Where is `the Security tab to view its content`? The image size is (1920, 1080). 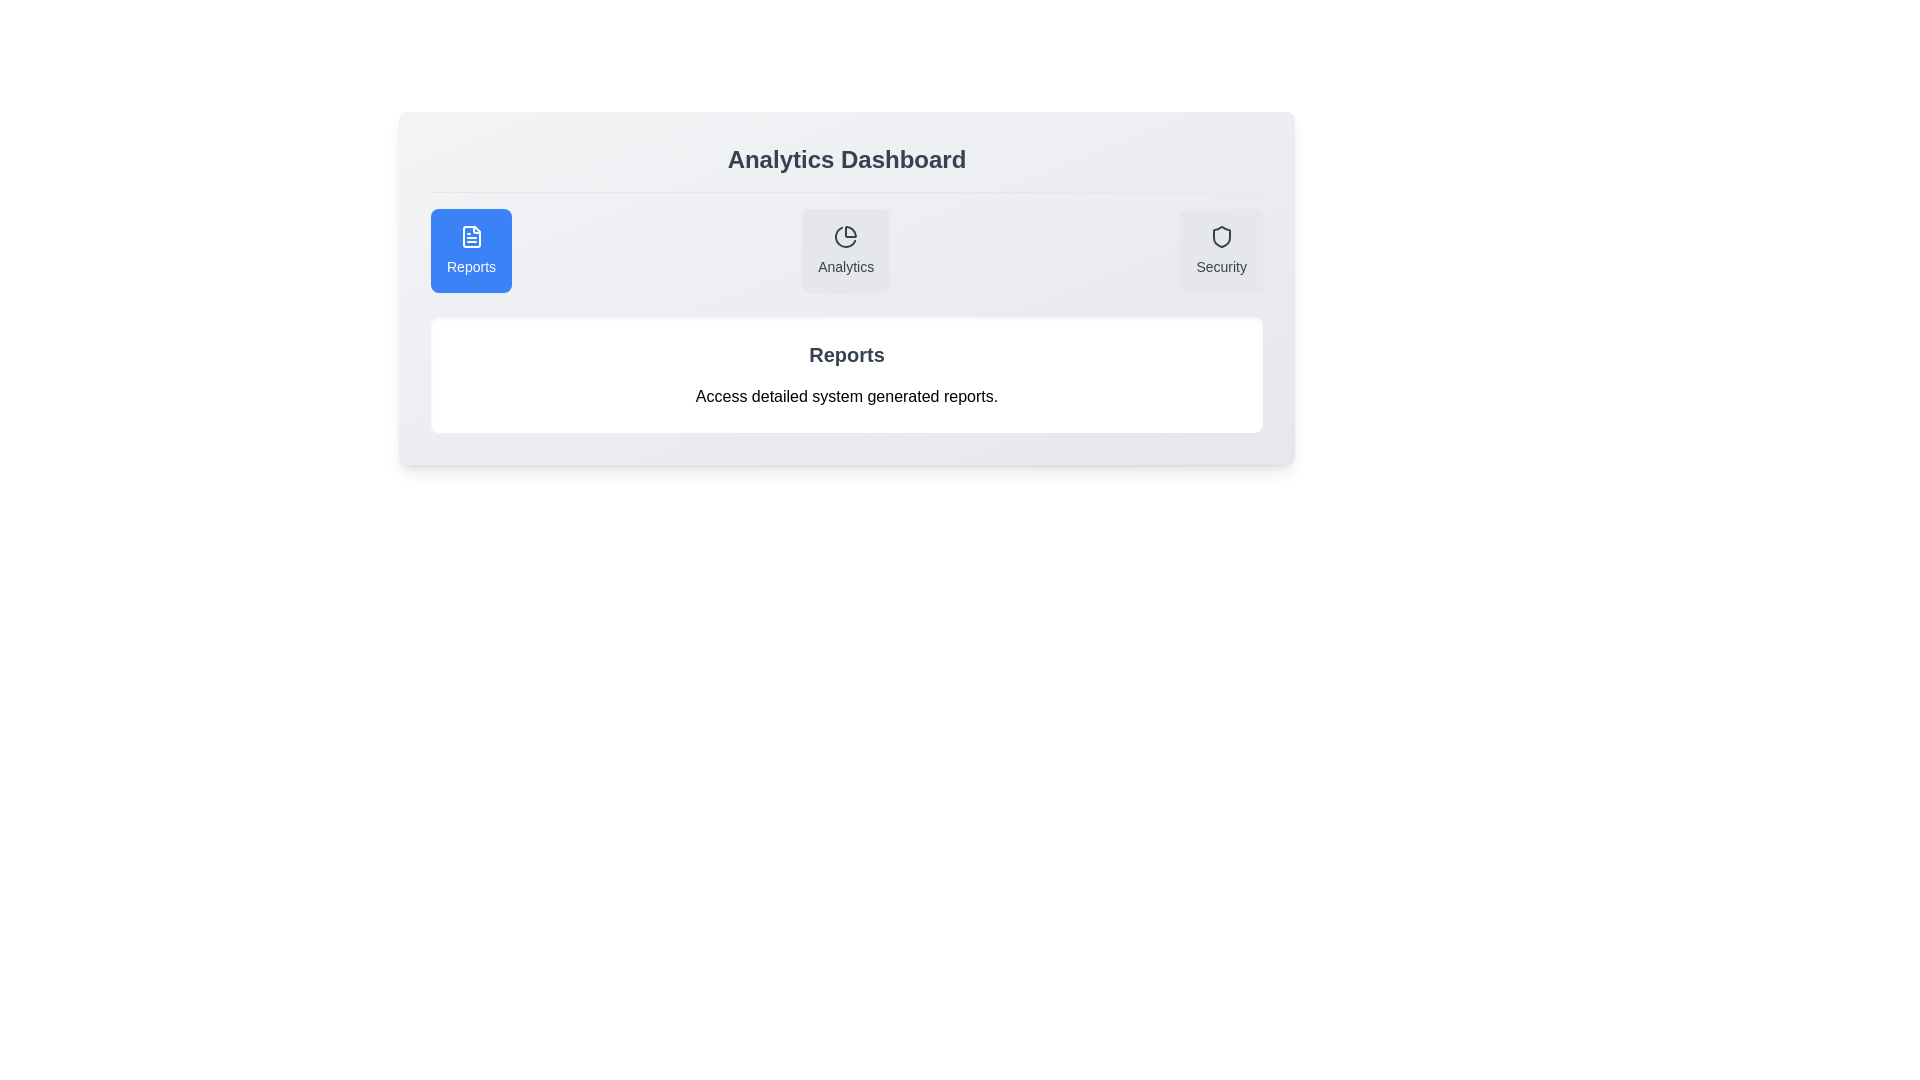 the Security tab to view its content is located at coordinates (1219, 249).